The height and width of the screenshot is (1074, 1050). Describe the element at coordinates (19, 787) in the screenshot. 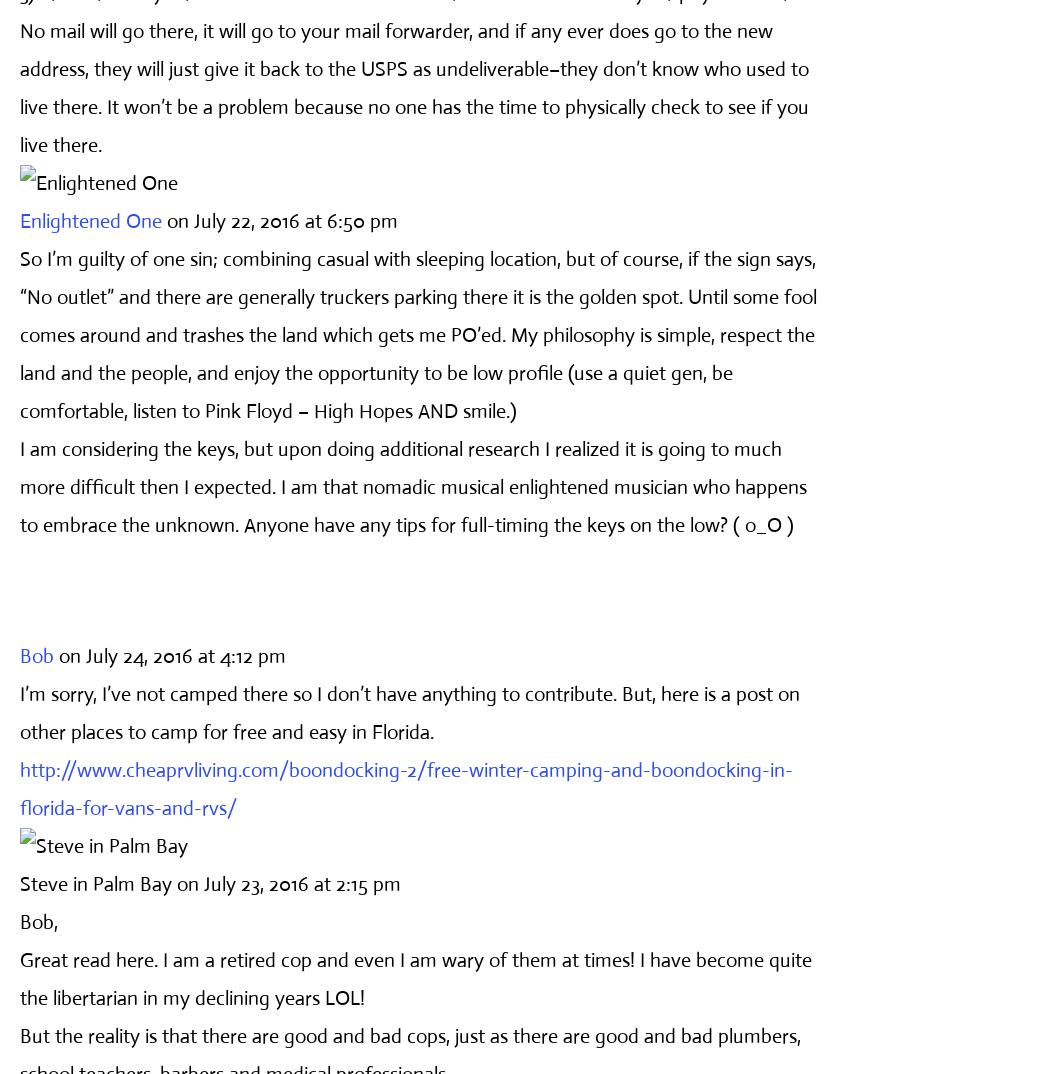

I see `'http://www.cheaprvliving.com/boondocking-2/free-winter-camping-and-boondocking-in-florida-for-vans-and-rvs/'` at that location.